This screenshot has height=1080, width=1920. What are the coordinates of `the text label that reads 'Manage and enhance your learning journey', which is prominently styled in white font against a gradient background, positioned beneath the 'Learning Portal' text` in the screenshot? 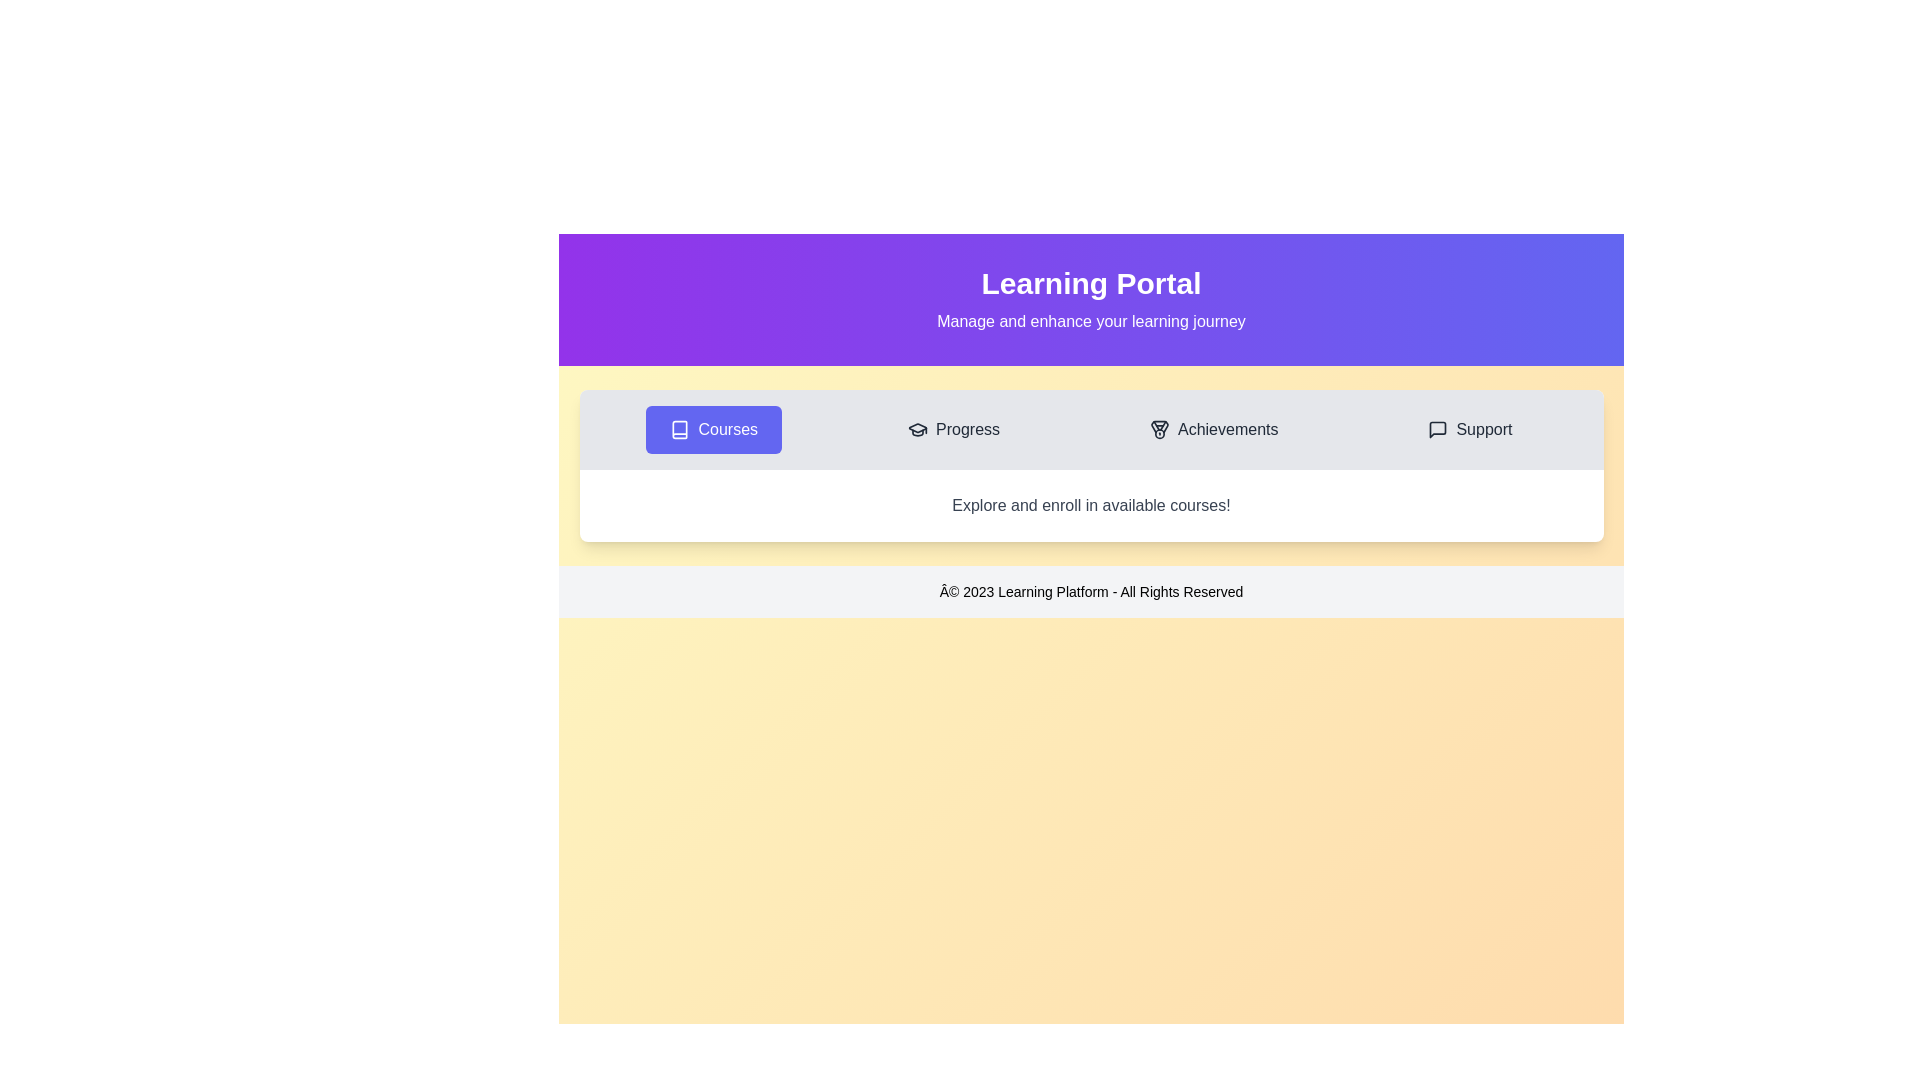 It's located at (1090, 320).